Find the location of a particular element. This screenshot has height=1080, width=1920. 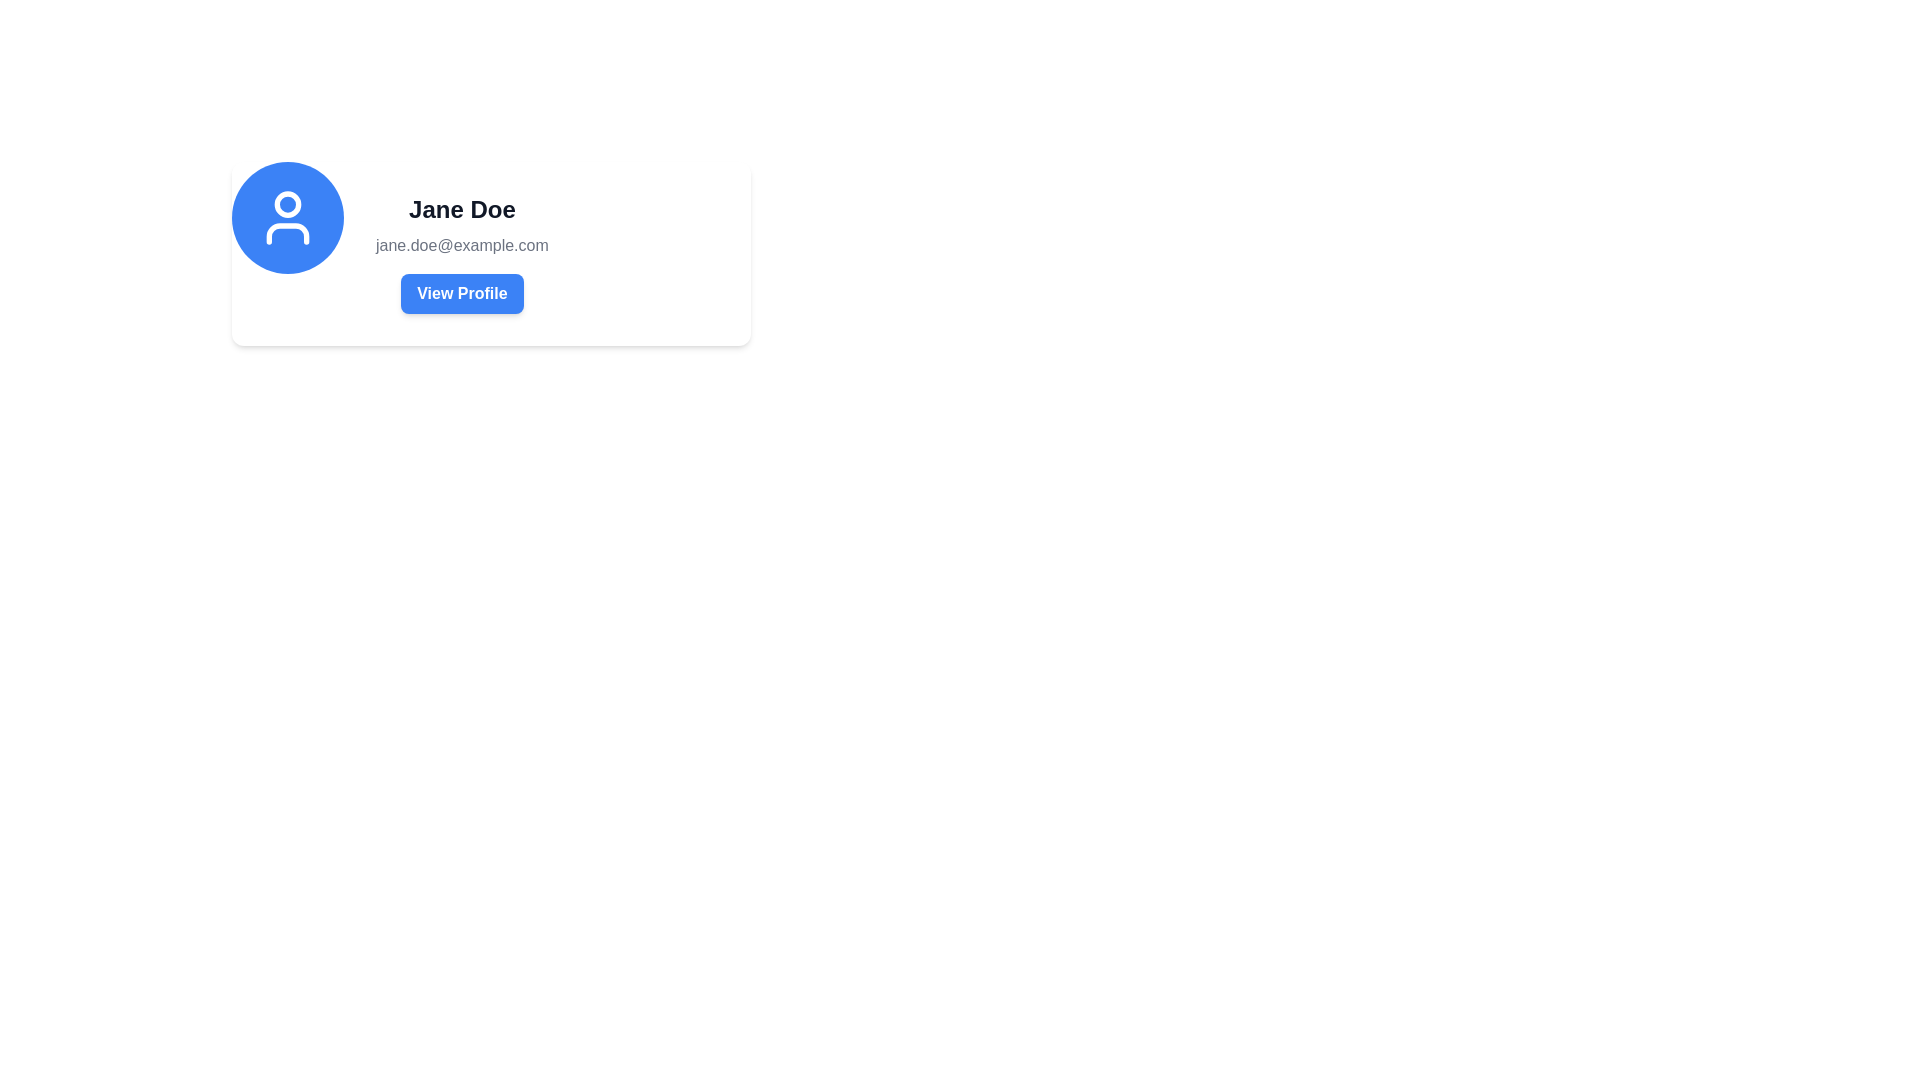

the user profile icon, which is a white icon within a blue circular background is located at coordinates (287, 218).